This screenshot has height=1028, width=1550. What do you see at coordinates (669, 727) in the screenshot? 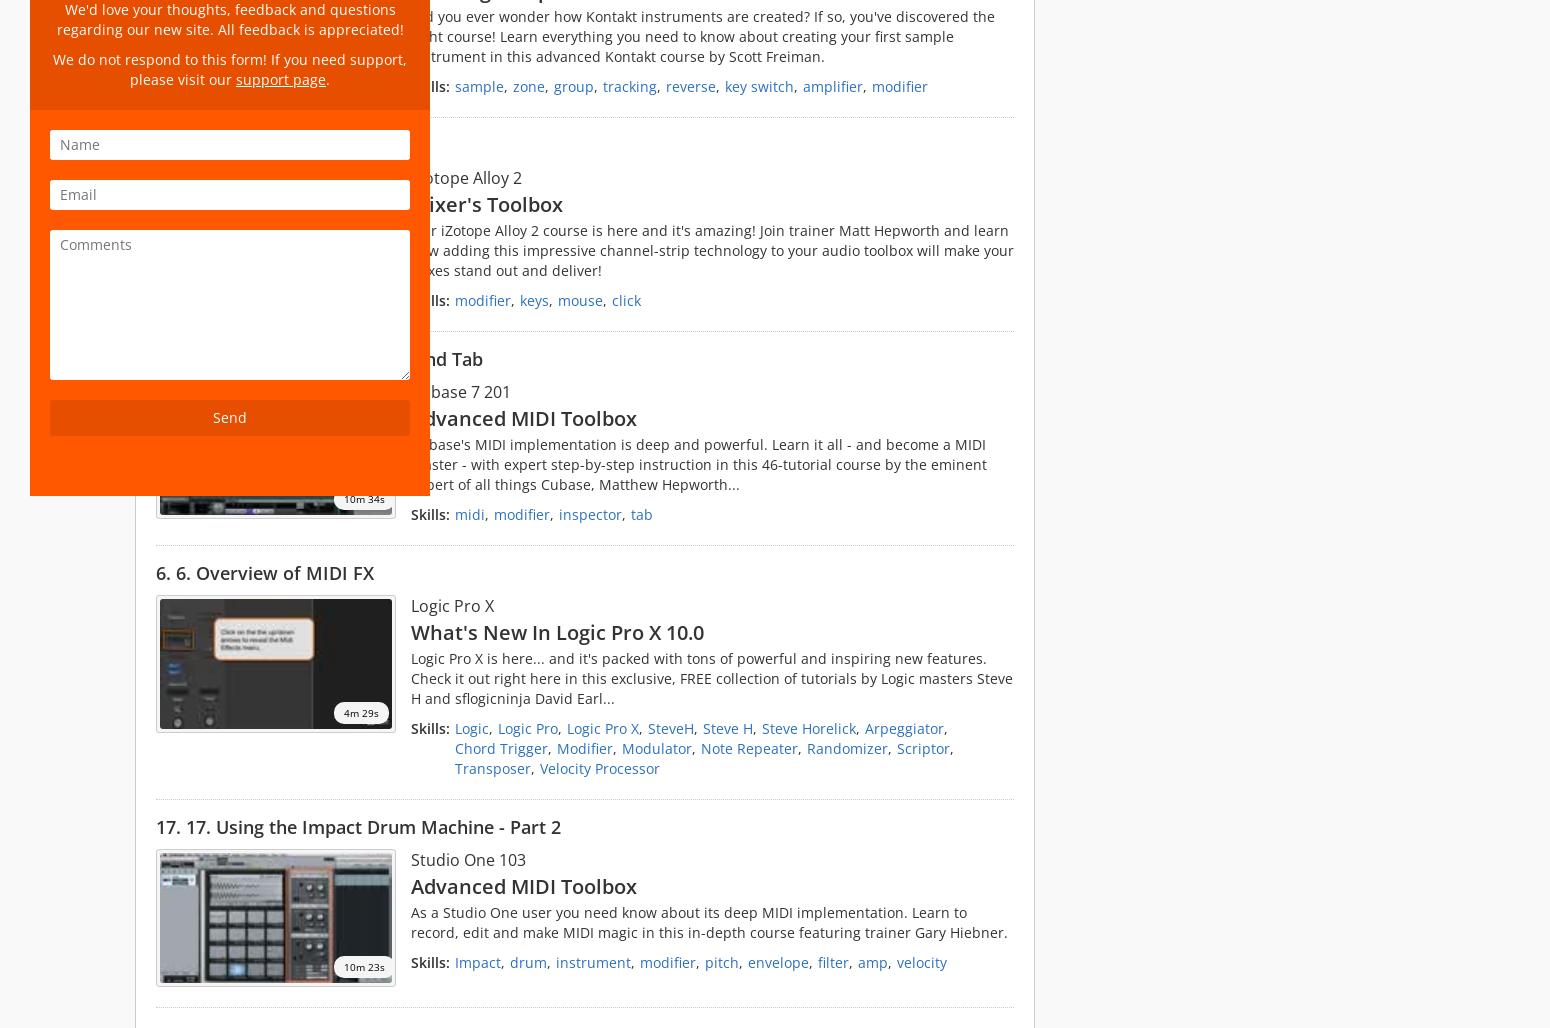
I see `'SteveH'` at bounding box center [669, 727].